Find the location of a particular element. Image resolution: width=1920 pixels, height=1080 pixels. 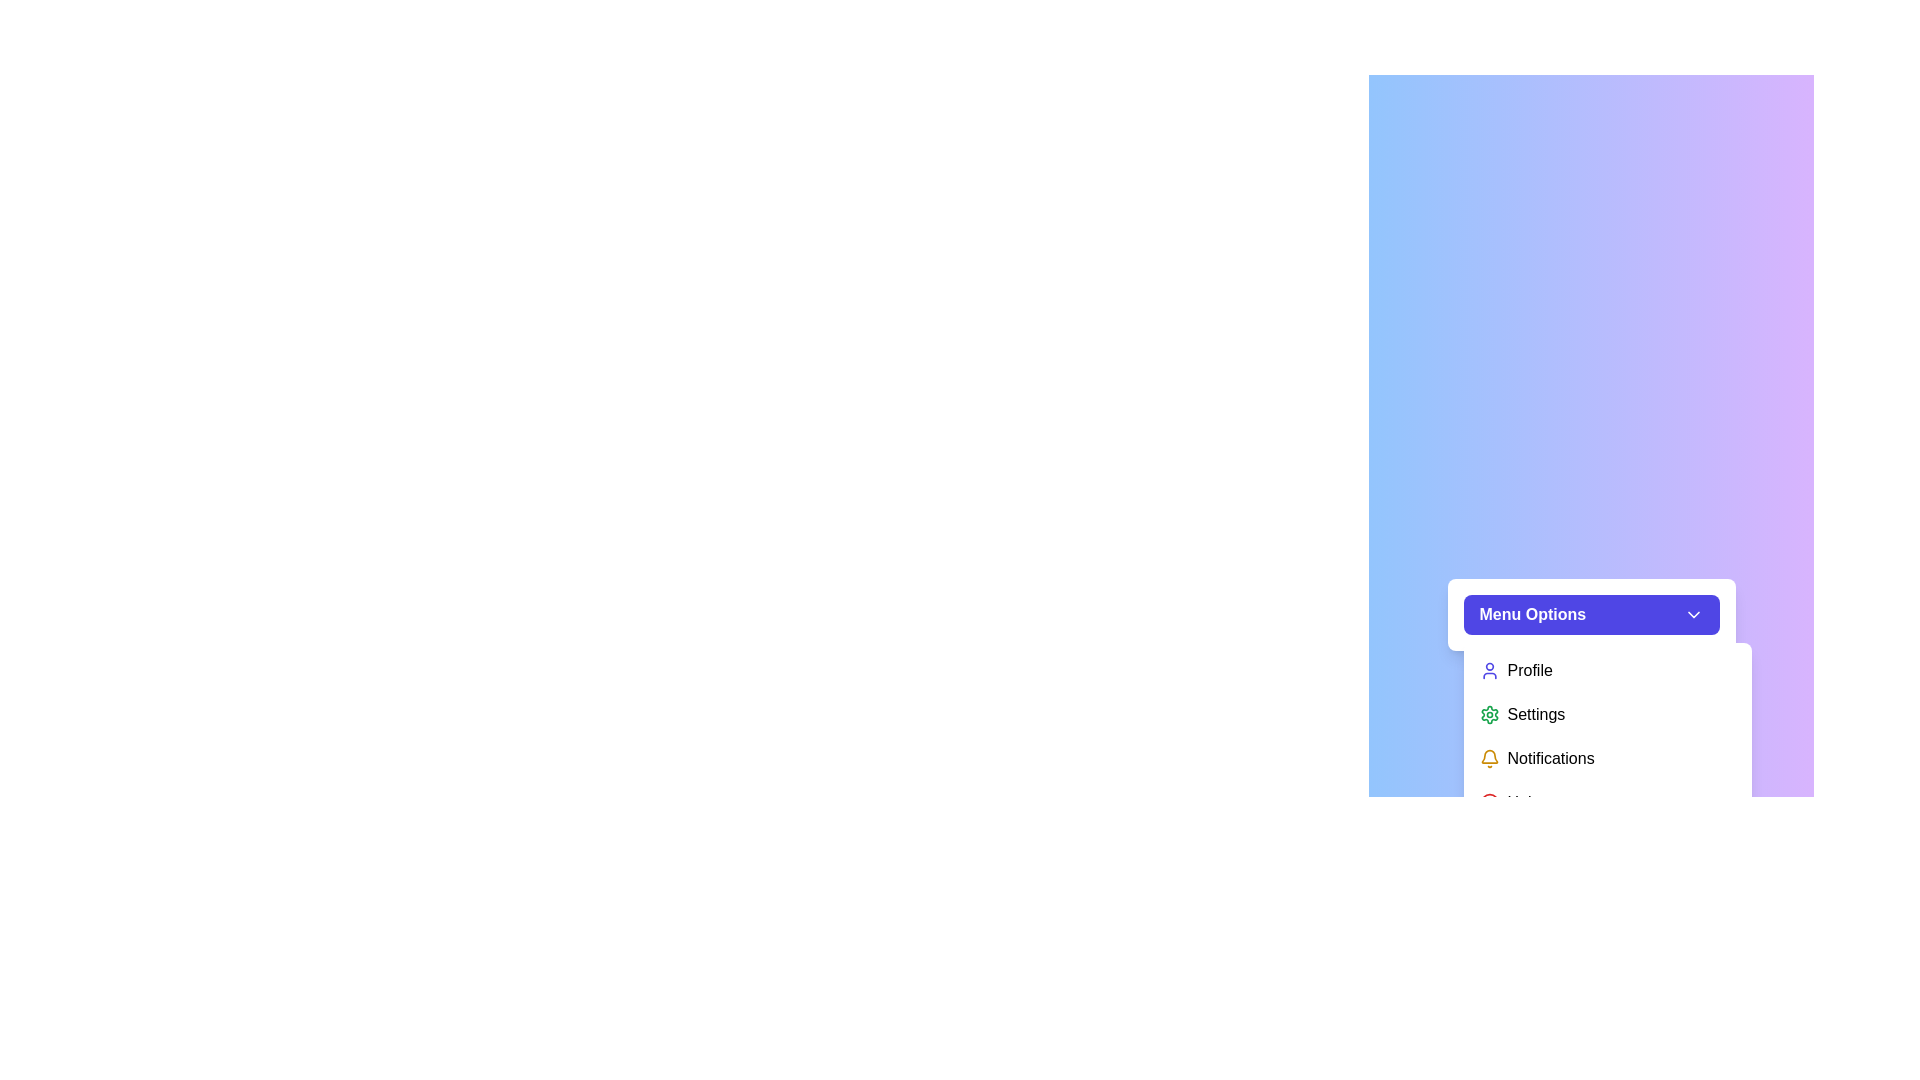

the help icon located in the bottom portion of the 'Menu Options' dropdown is located at coordinates (1489, 801).